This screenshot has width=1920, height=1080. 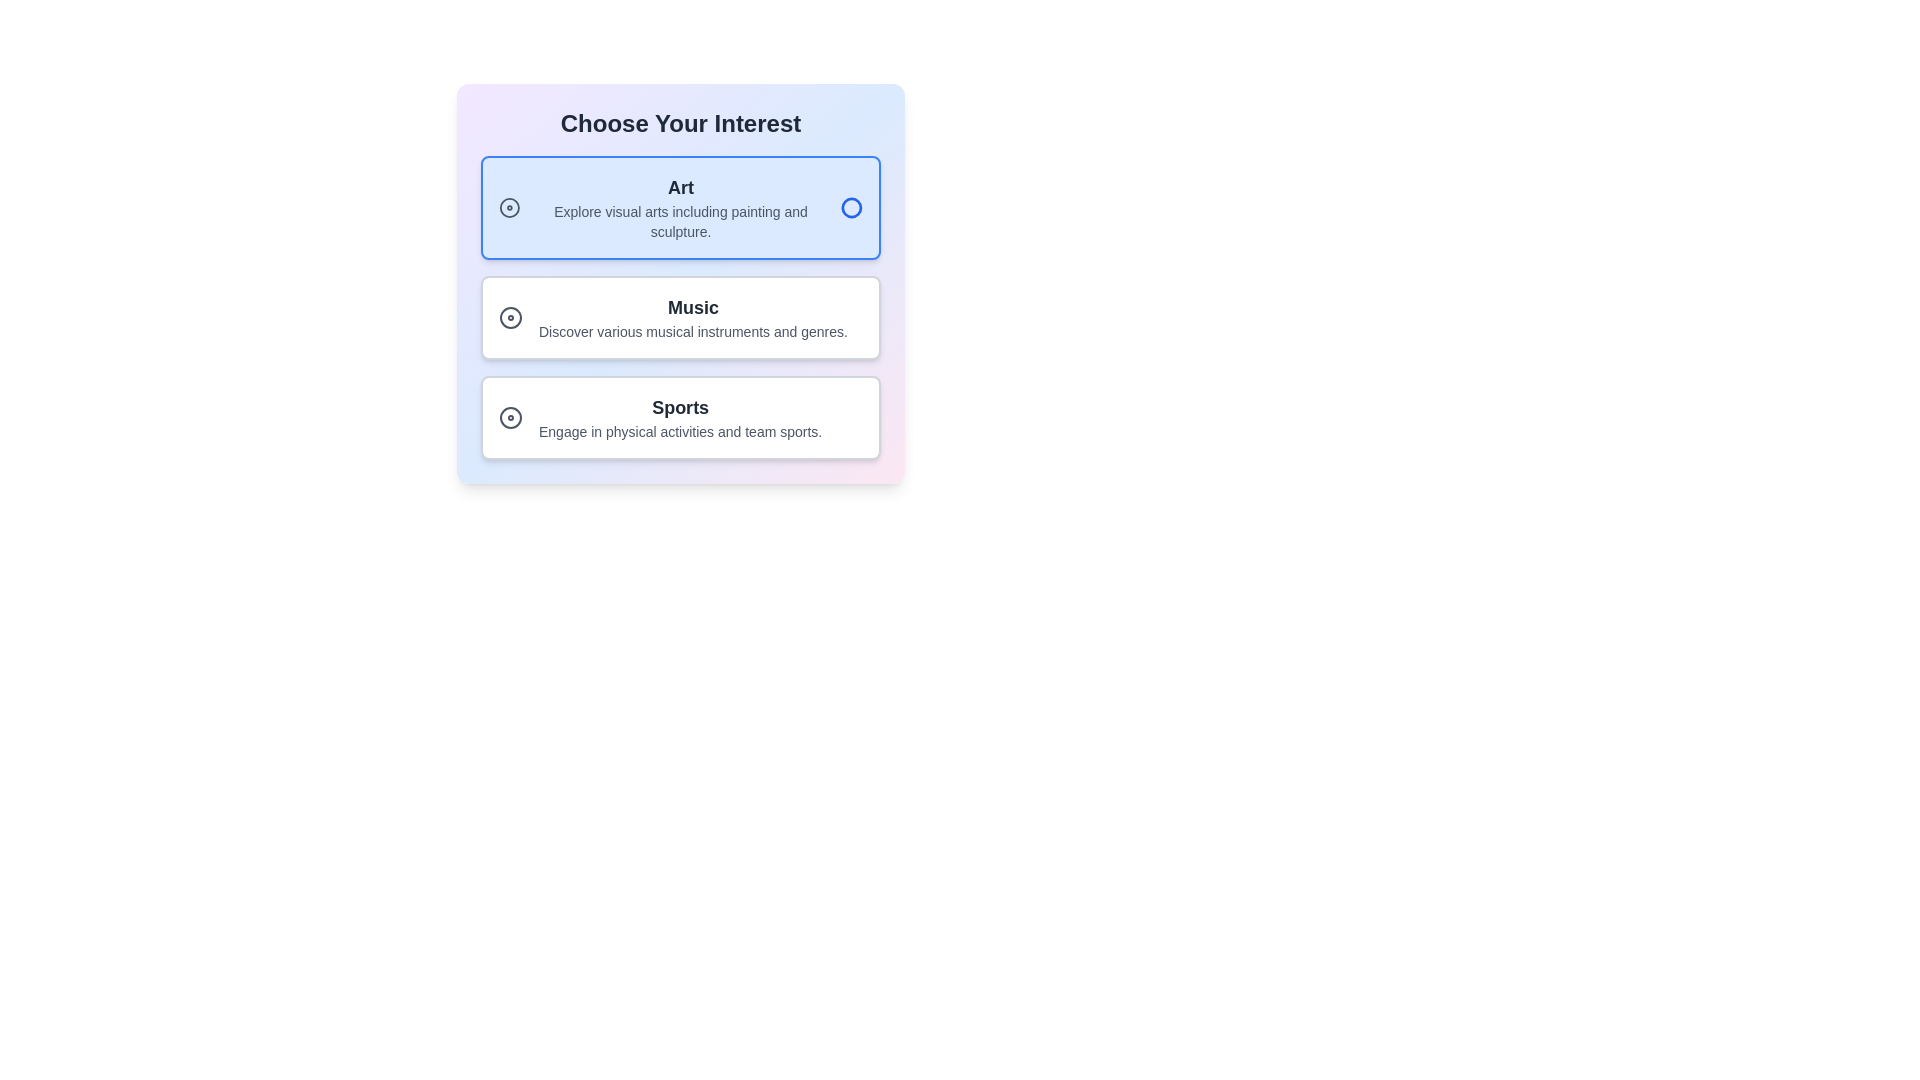 I want to click on the selectable card for 'Sports' using keyboard navigation, so click(x=681, y=416).